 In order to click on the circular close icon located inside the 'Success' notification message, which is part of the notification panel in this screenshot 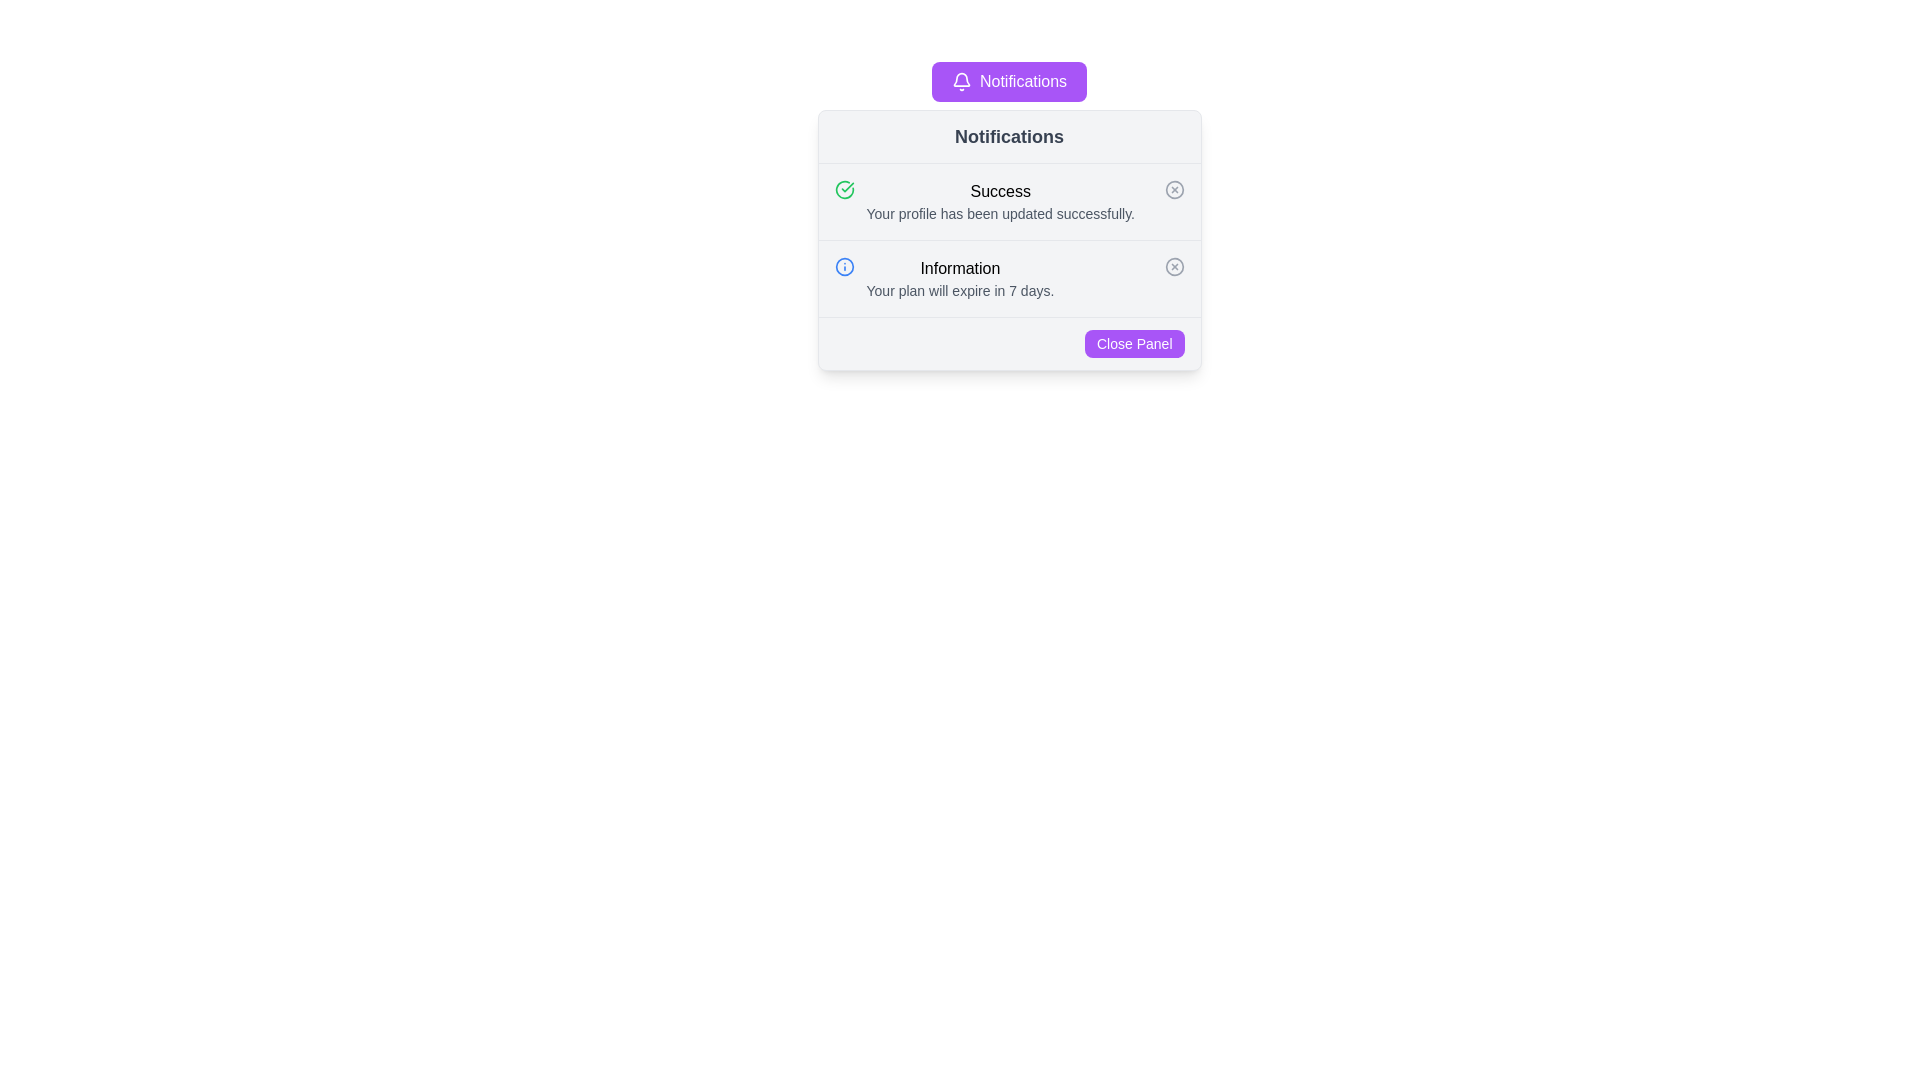, I will do `click(1174, 189)`.